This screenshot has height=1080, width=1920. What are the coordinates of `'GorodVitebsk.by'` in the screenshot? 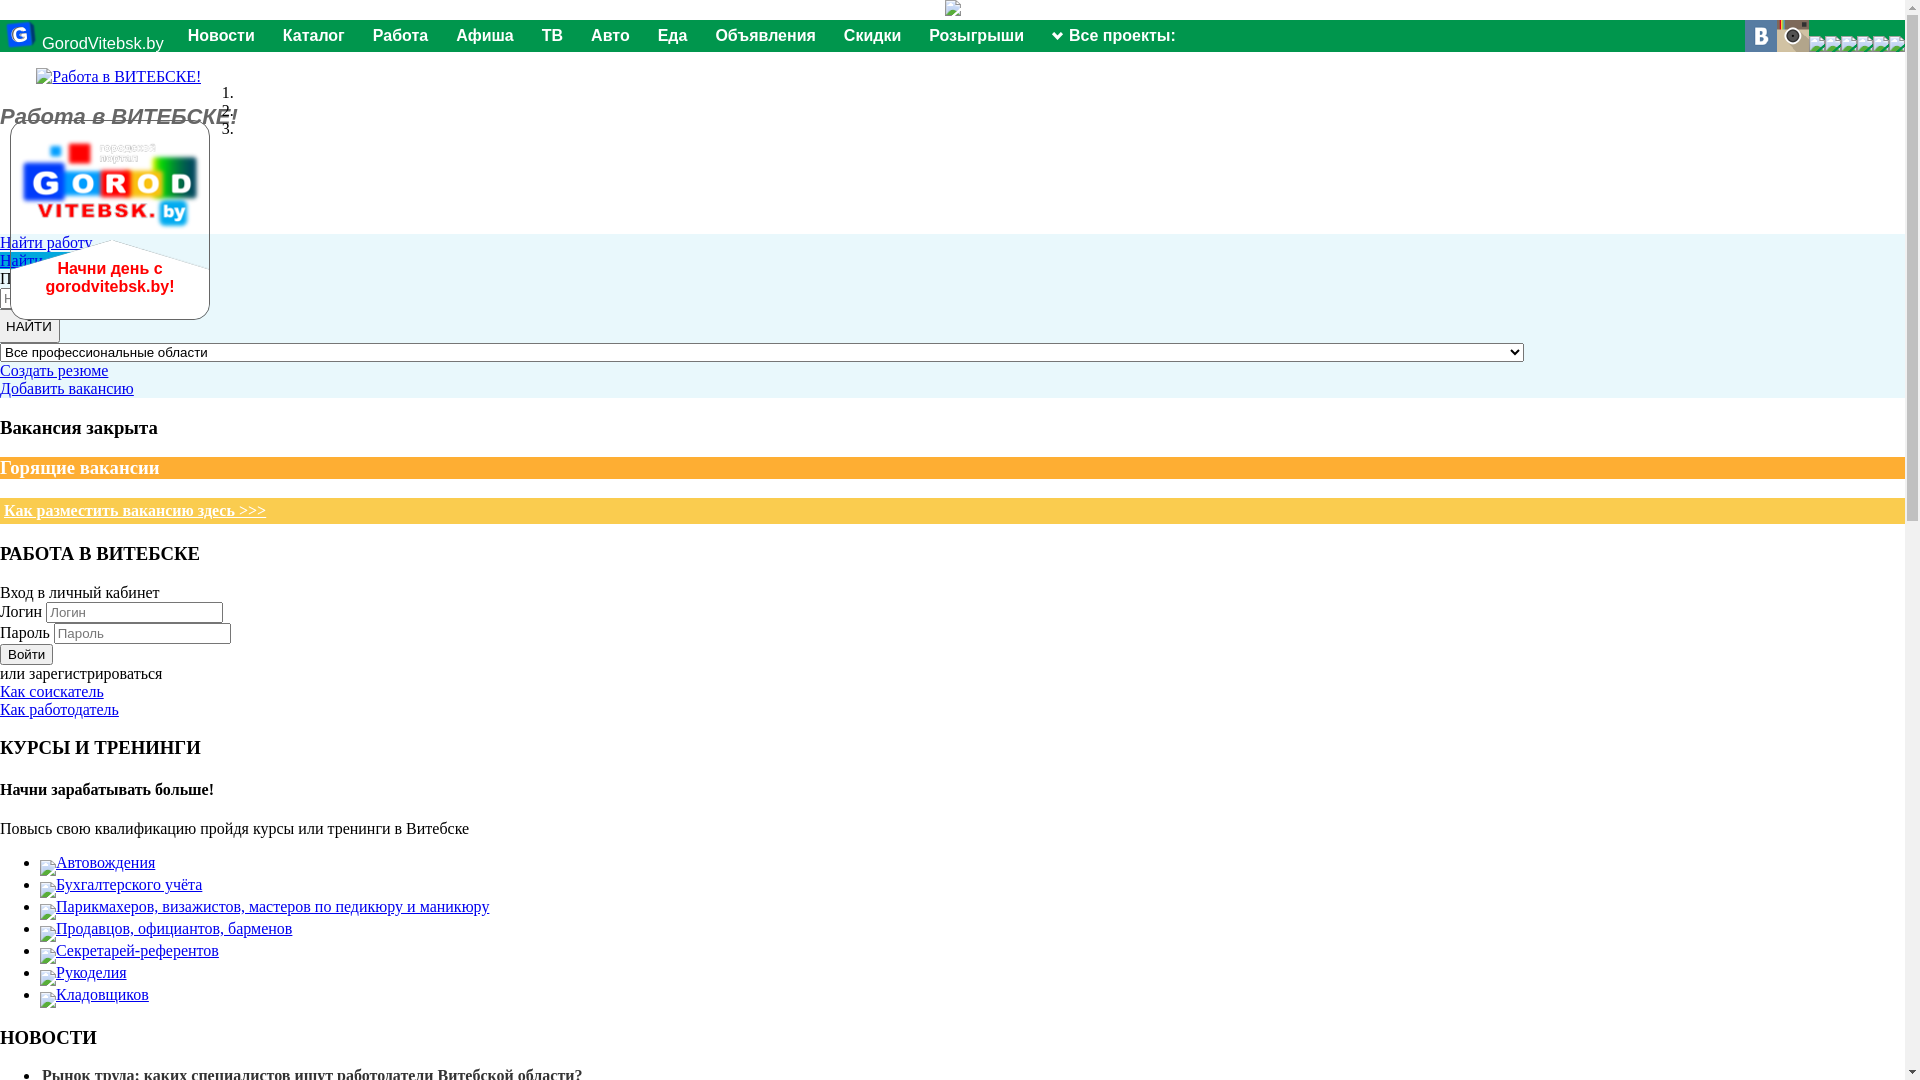 It's located at (83, 43).